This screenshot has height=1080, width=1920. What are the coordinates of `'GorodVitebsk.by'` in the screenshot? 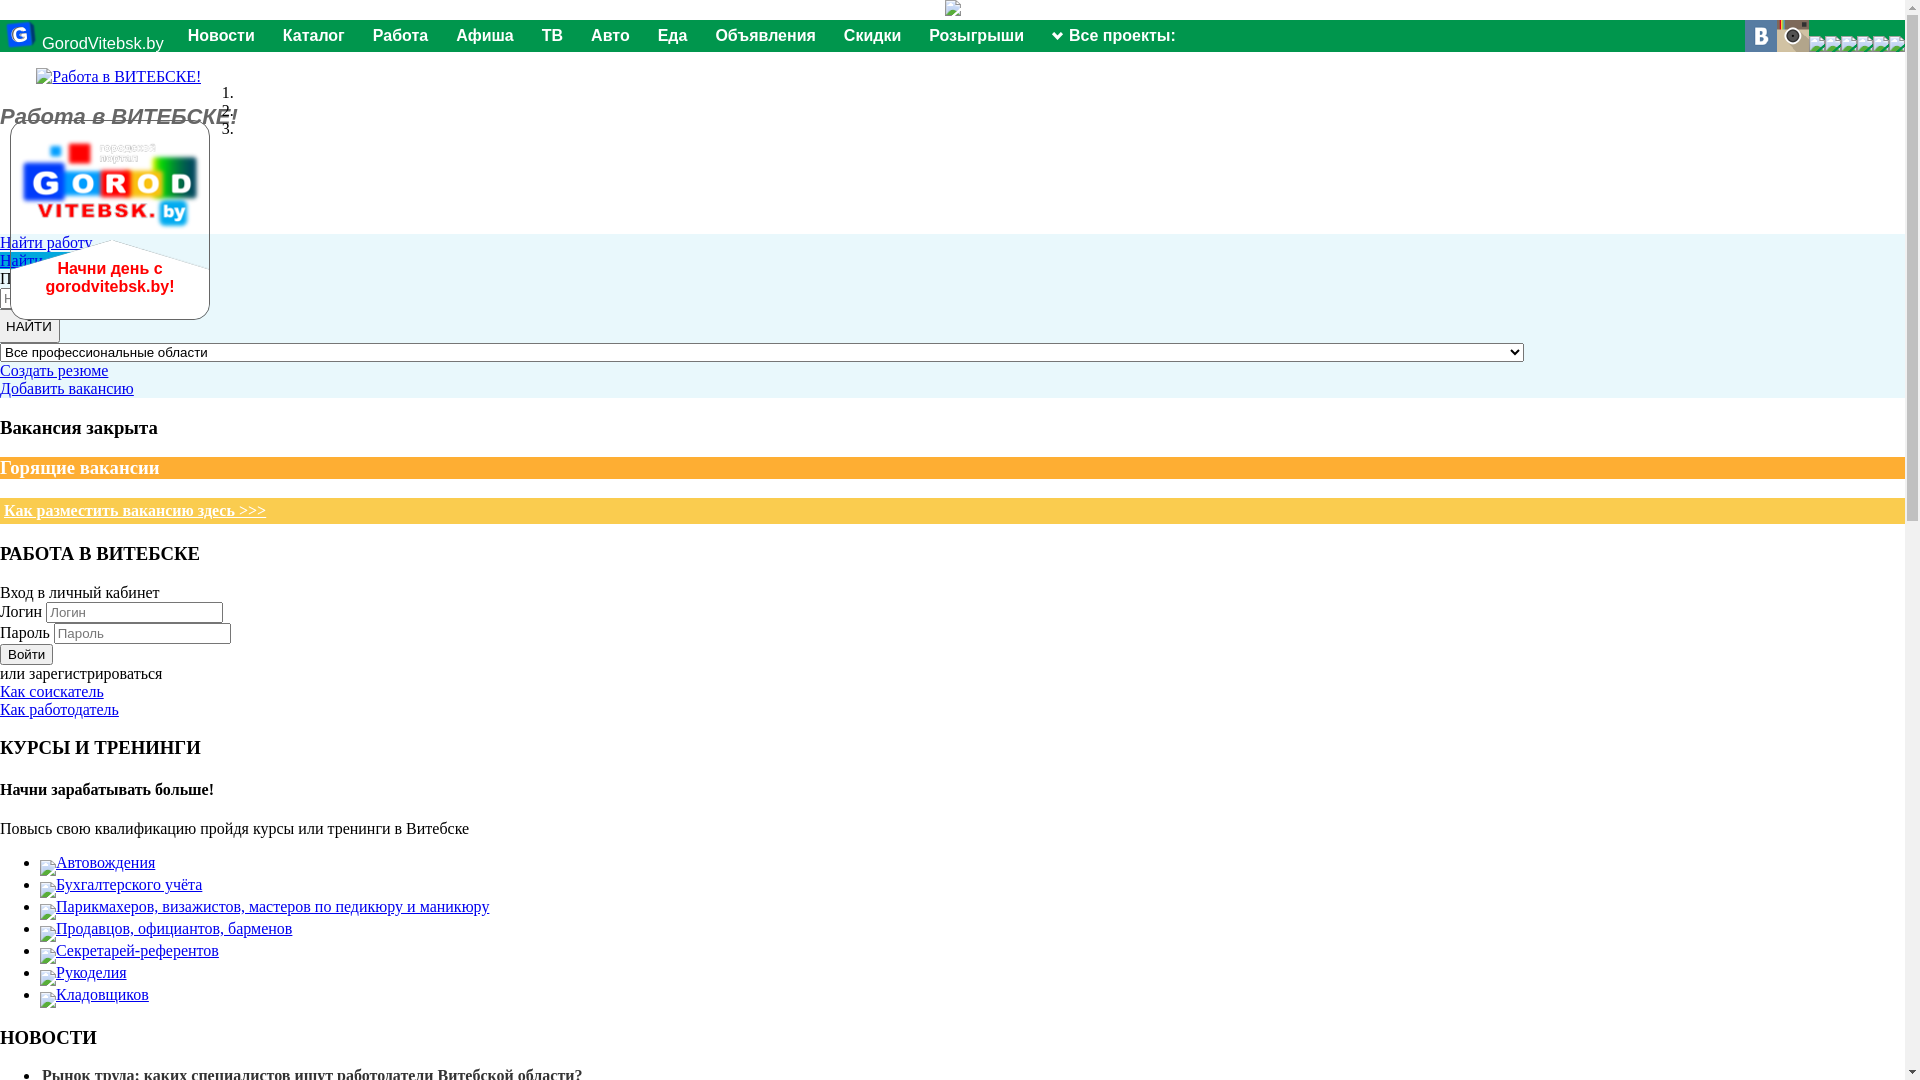 It's located at (83, 43).